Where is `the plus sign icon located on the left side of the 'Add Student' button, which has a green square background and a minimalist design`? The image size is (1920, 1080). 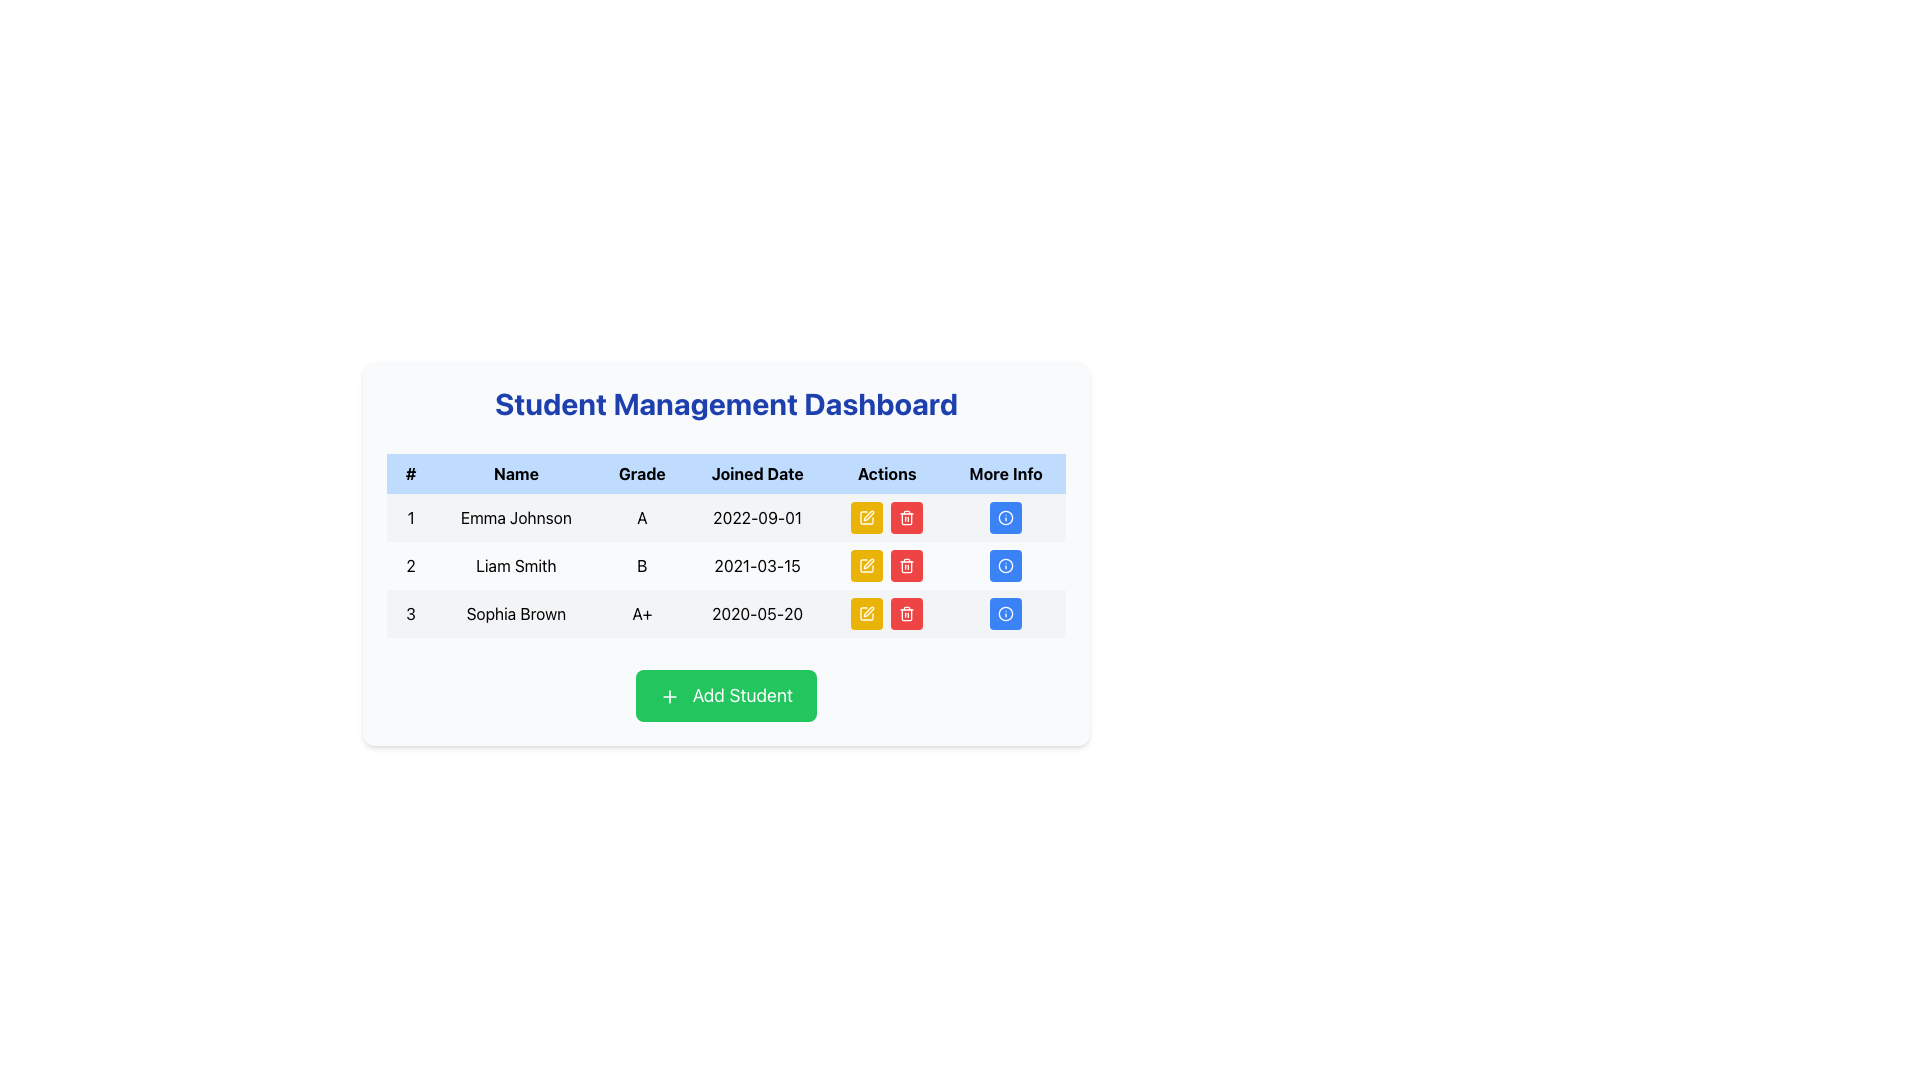
the plus sign icon located on the left side of the 'Add Student' button, which has a green square background and a minimalist design is located at coordinates (670, 696).